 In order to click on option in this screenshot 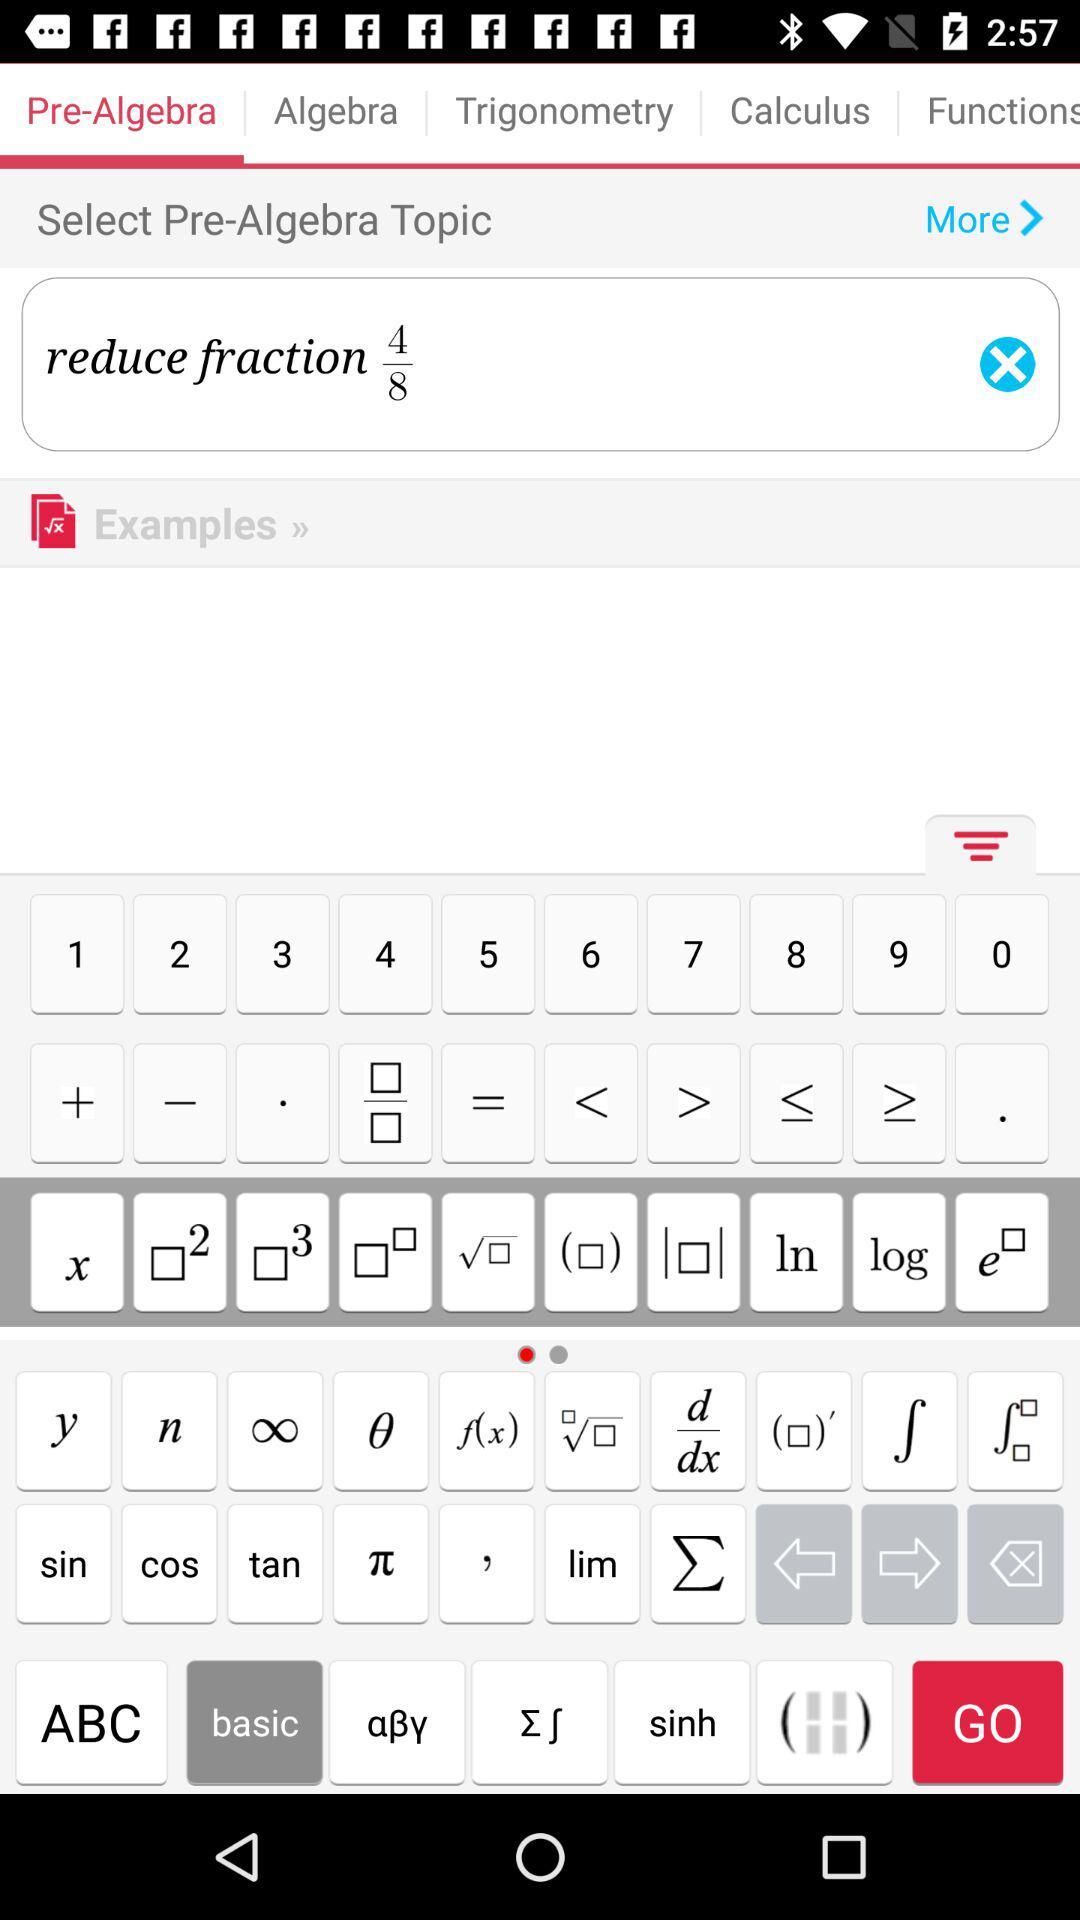, I will do `click(168, 1429)`.